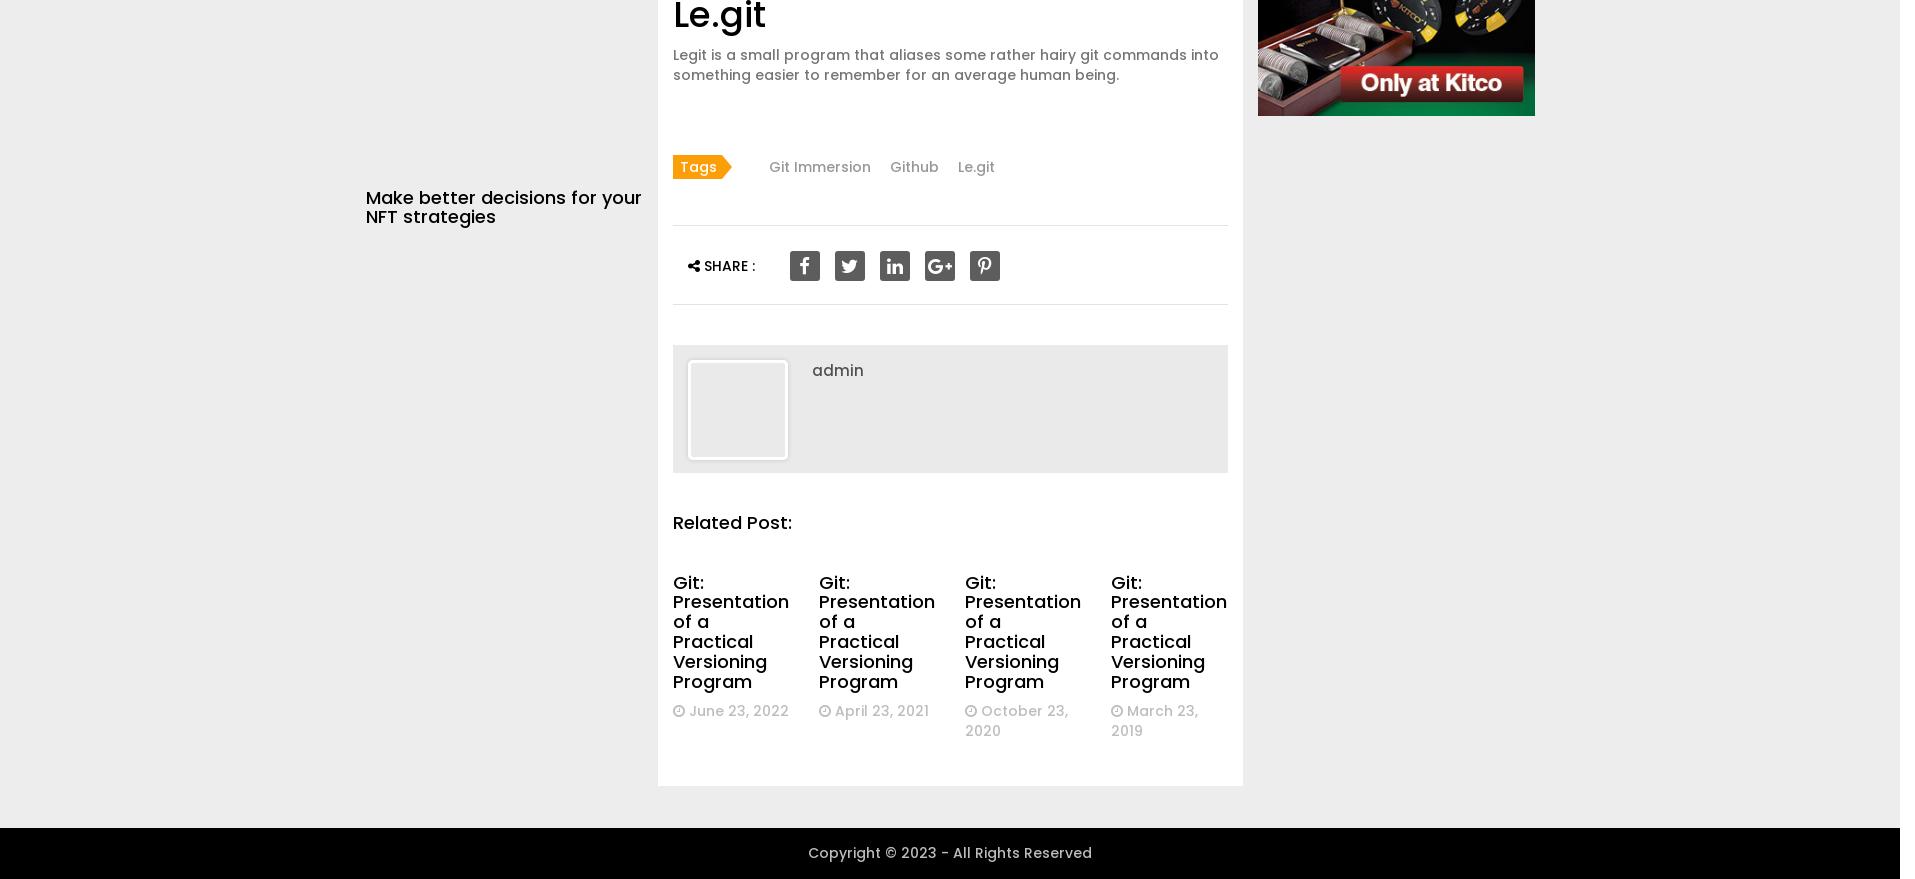  What do you see at coordinates (949, 852) in the screenshot?
I see `'Copyright © 2023 - All Rights Reserved'` at bounding box center [949, 852].